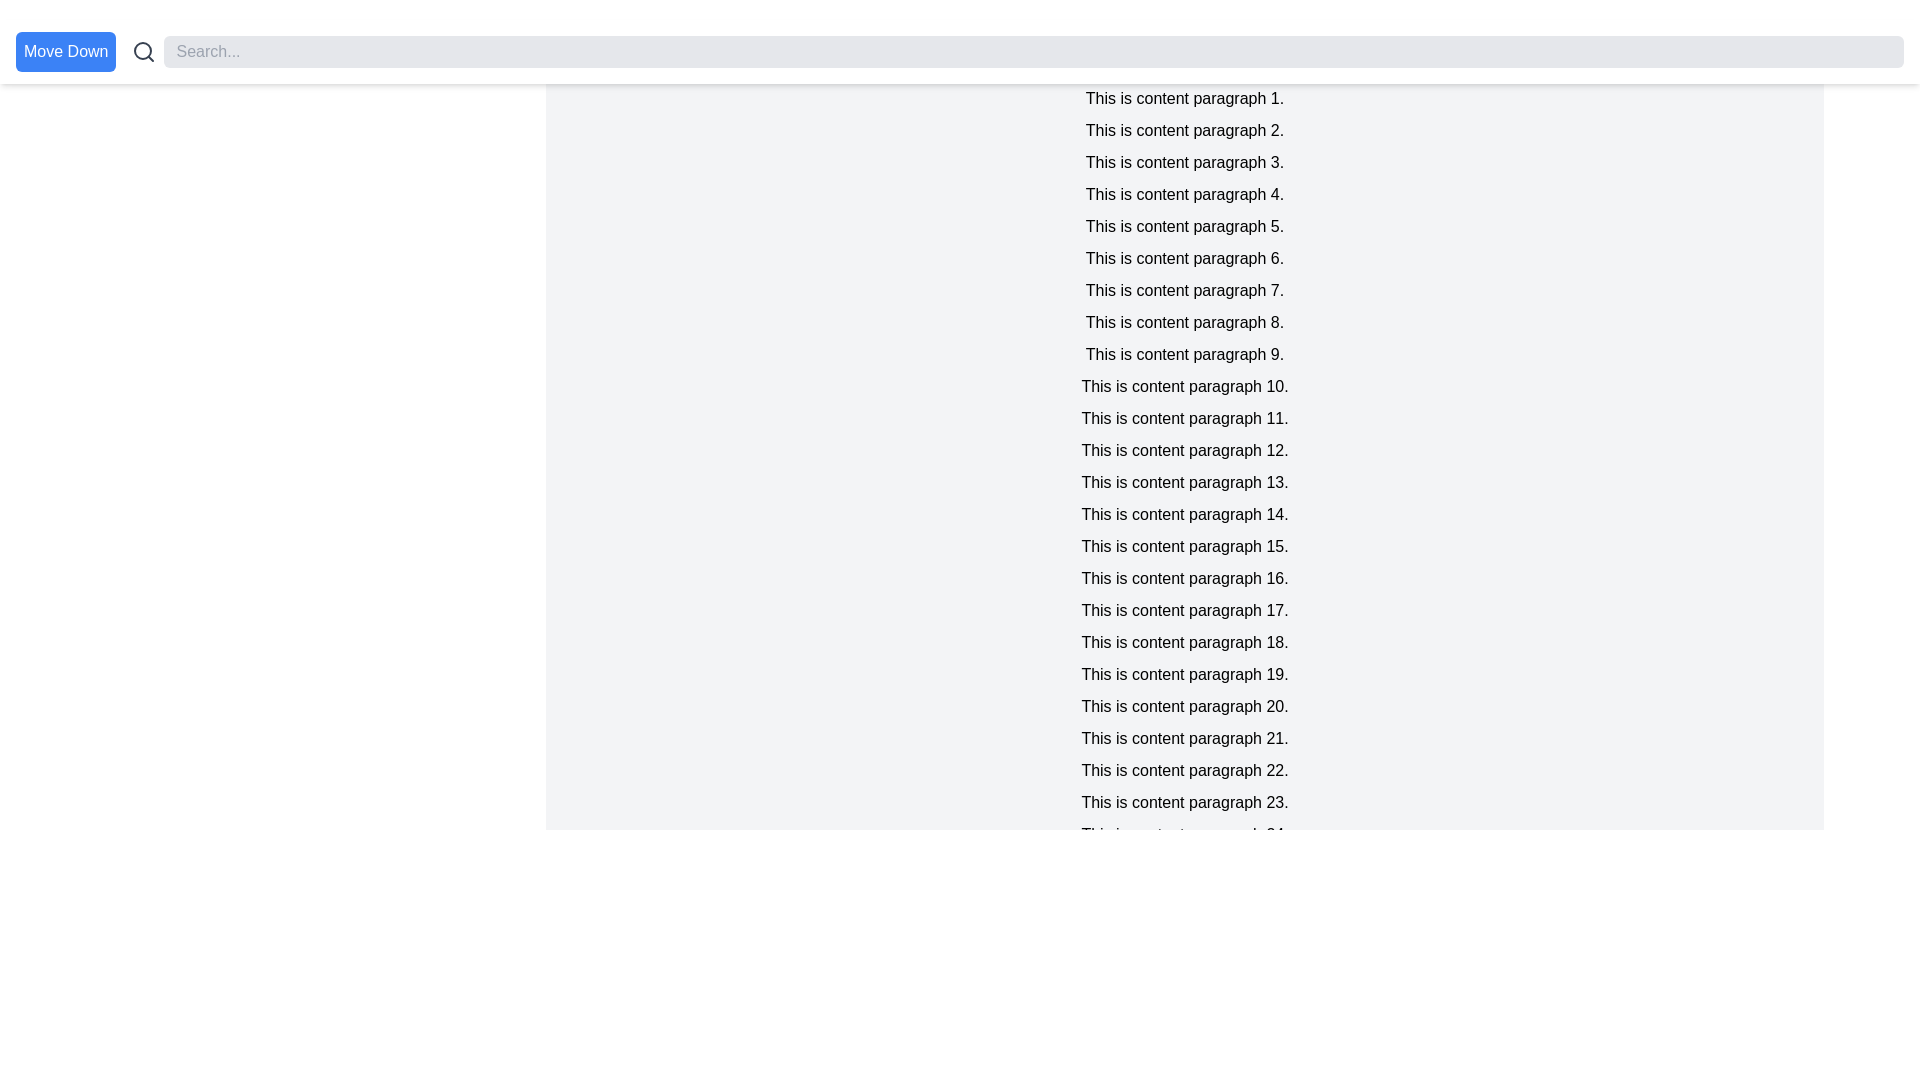 This screenshot has width=1920, height=1080. What do you see at coordinates (143, 50) in the screenshot?
I see `the magnifying glass icon located centrally within the top navigation bar, to the right of the 'Move Down' button, indicating the search input field's purpose` at bounding box center [143, 50].